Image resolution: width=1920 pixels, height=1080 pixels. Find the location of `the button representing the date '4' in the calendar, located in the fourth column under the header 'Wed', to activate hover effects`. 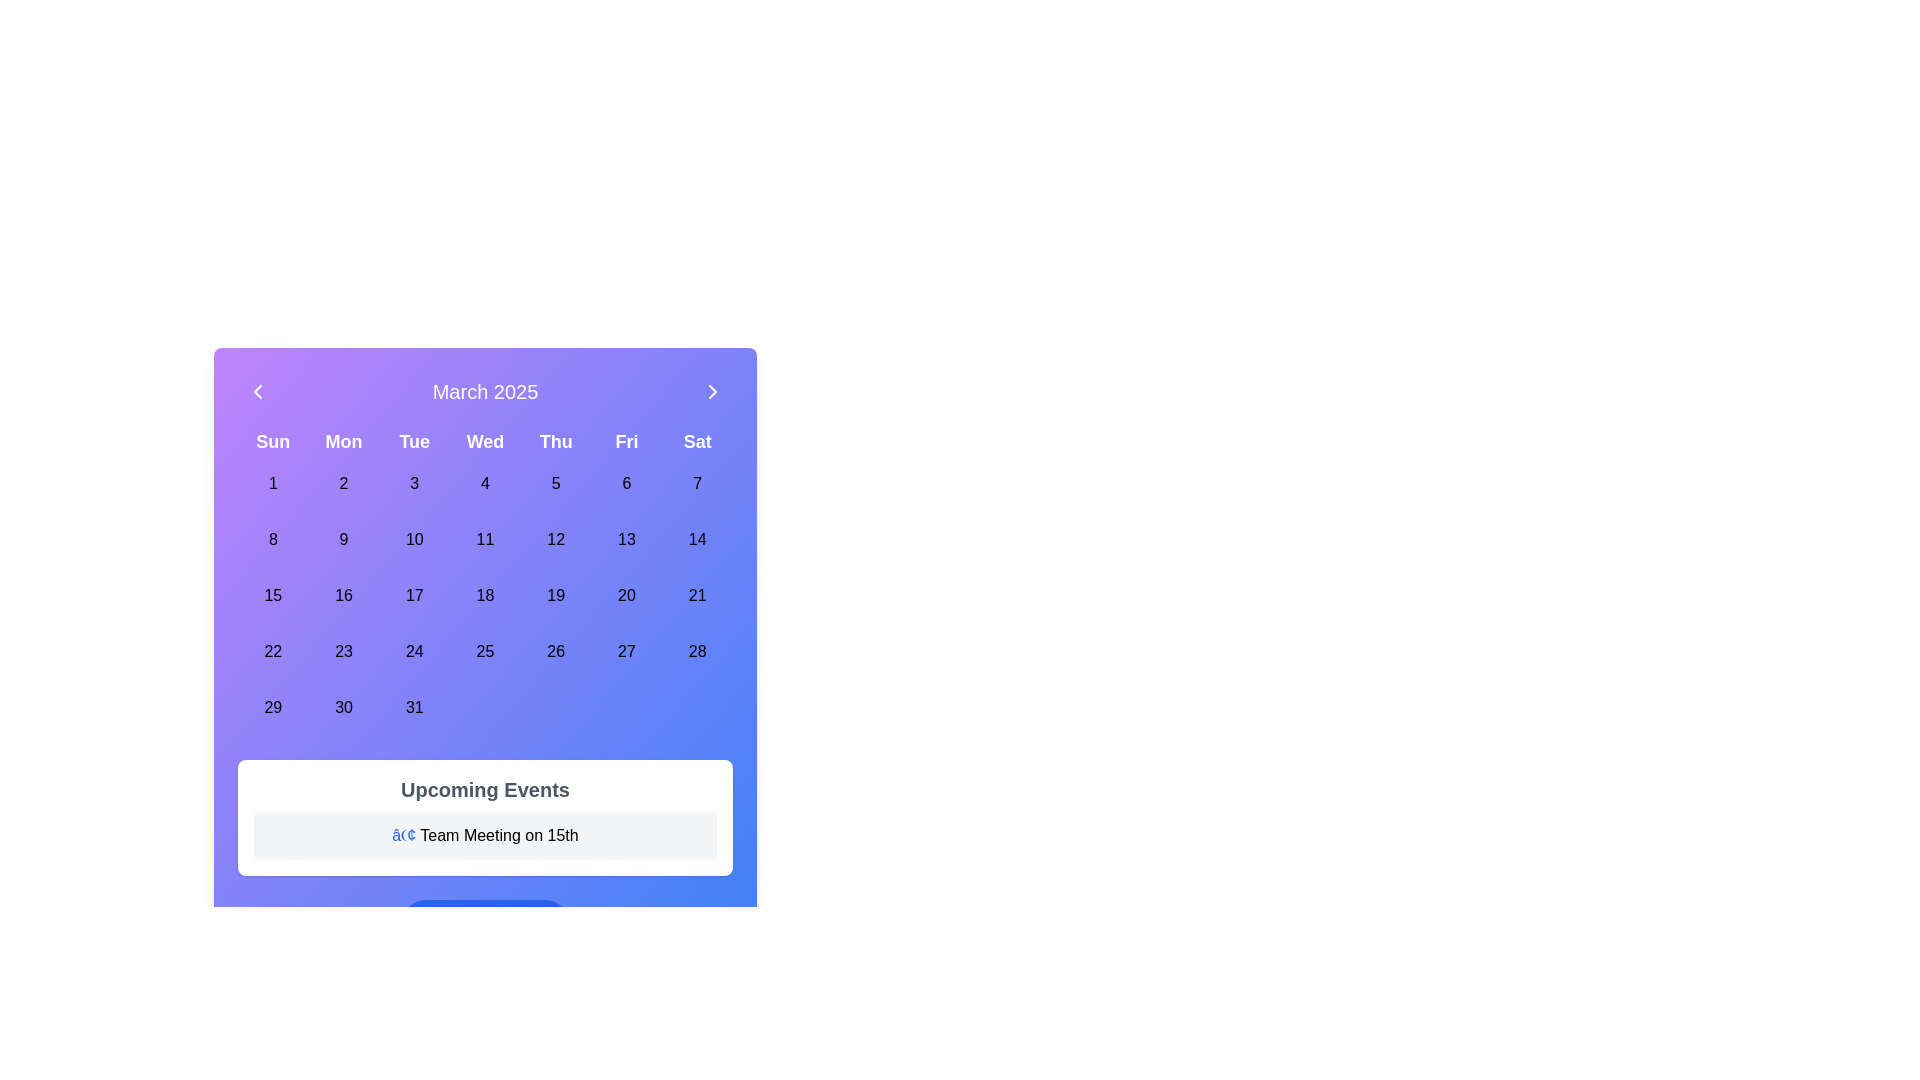

the button representing the date '4' in the calendar, located in the fourth column under the header 'Wed', to activate hover effects is located at coordinates (485, 483).